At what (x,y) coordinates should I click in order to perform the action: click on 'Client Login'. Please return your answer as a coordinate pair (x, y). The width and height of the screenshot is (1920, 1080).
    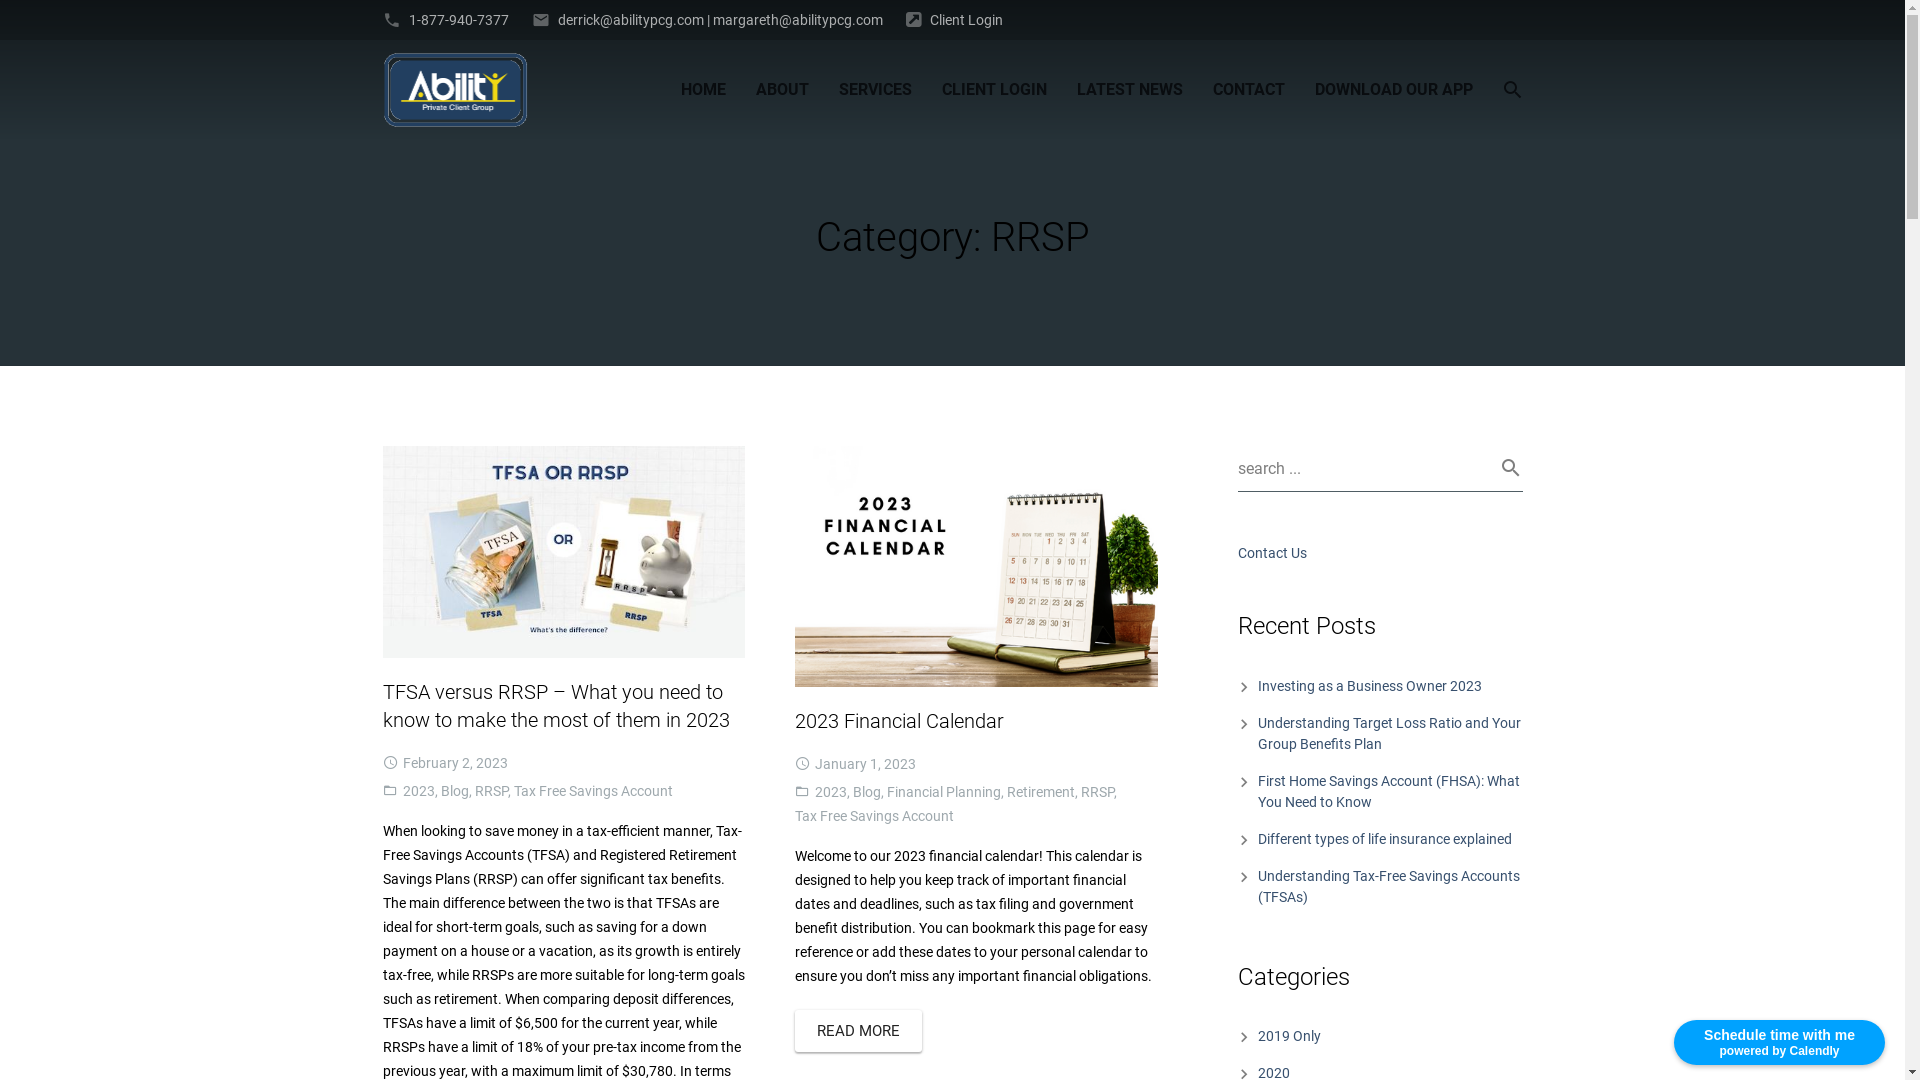
    Looking at the image, I should click on (966, 19).